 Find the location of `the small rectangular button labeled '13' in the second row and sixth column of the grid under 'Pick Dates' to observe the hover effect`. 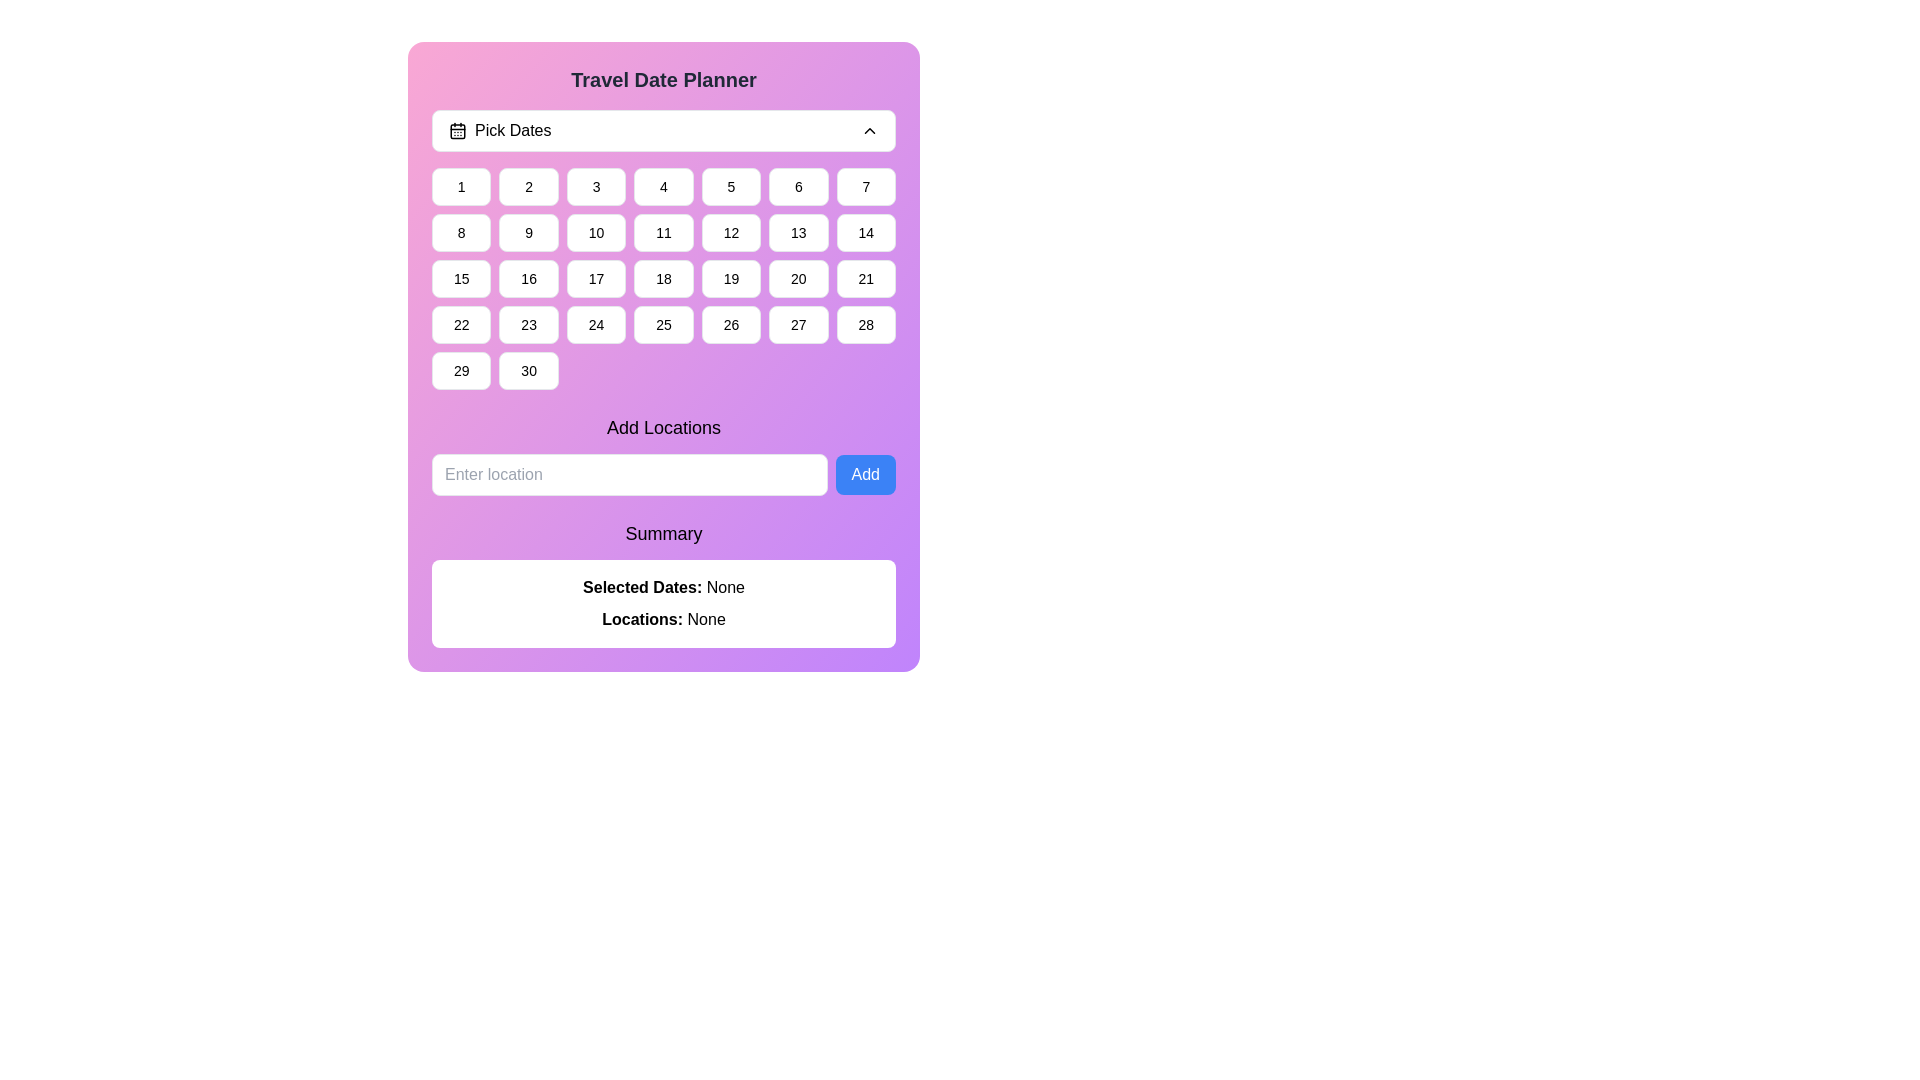

the small rectangular button labeled '13' in the second row and sixth column of the grid under 'Pick Dates' to observe the hover effect is located at coordinates (797, 231).